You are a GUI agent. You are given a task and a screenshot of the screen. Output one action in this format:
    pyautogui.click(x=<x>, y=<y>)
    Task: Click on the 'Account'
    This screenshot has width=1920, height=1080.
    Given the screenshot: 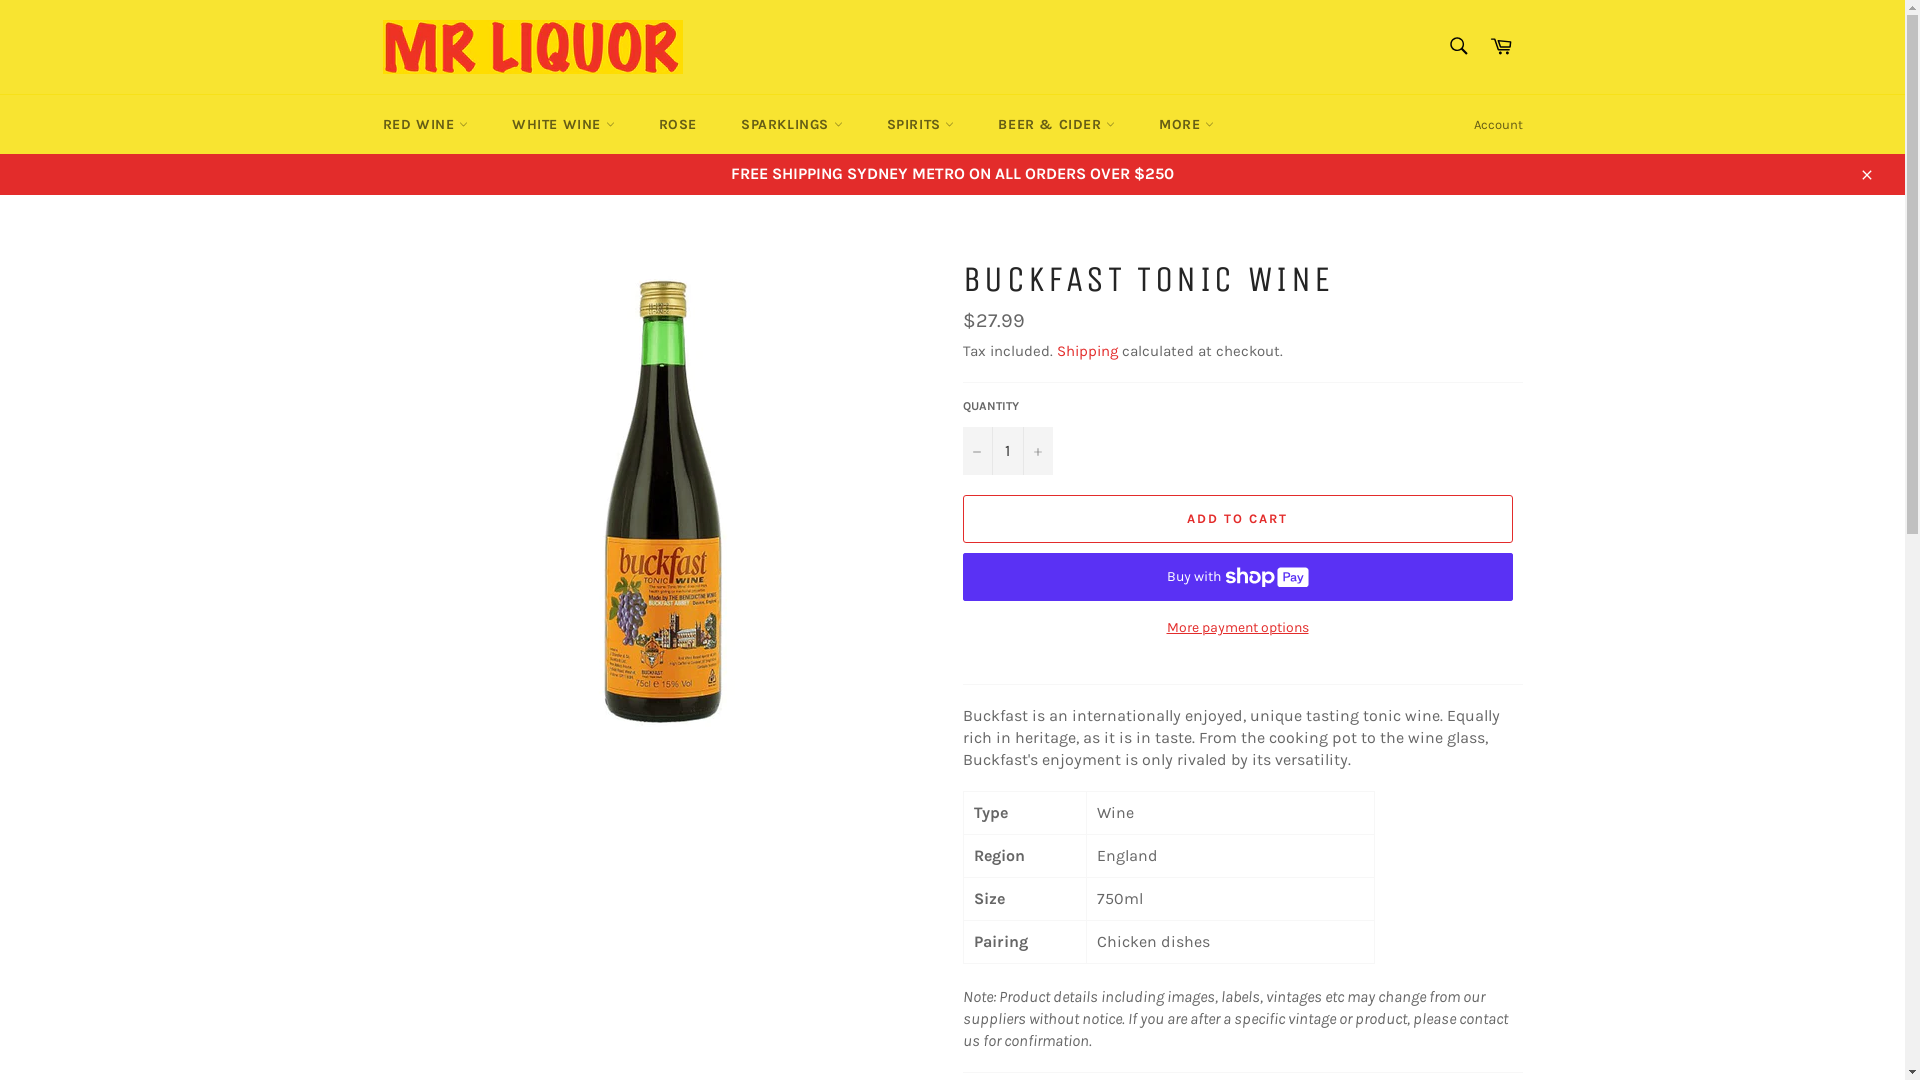 What is the action you would take?
    pyautogui.click(x=1498, y=124)
    